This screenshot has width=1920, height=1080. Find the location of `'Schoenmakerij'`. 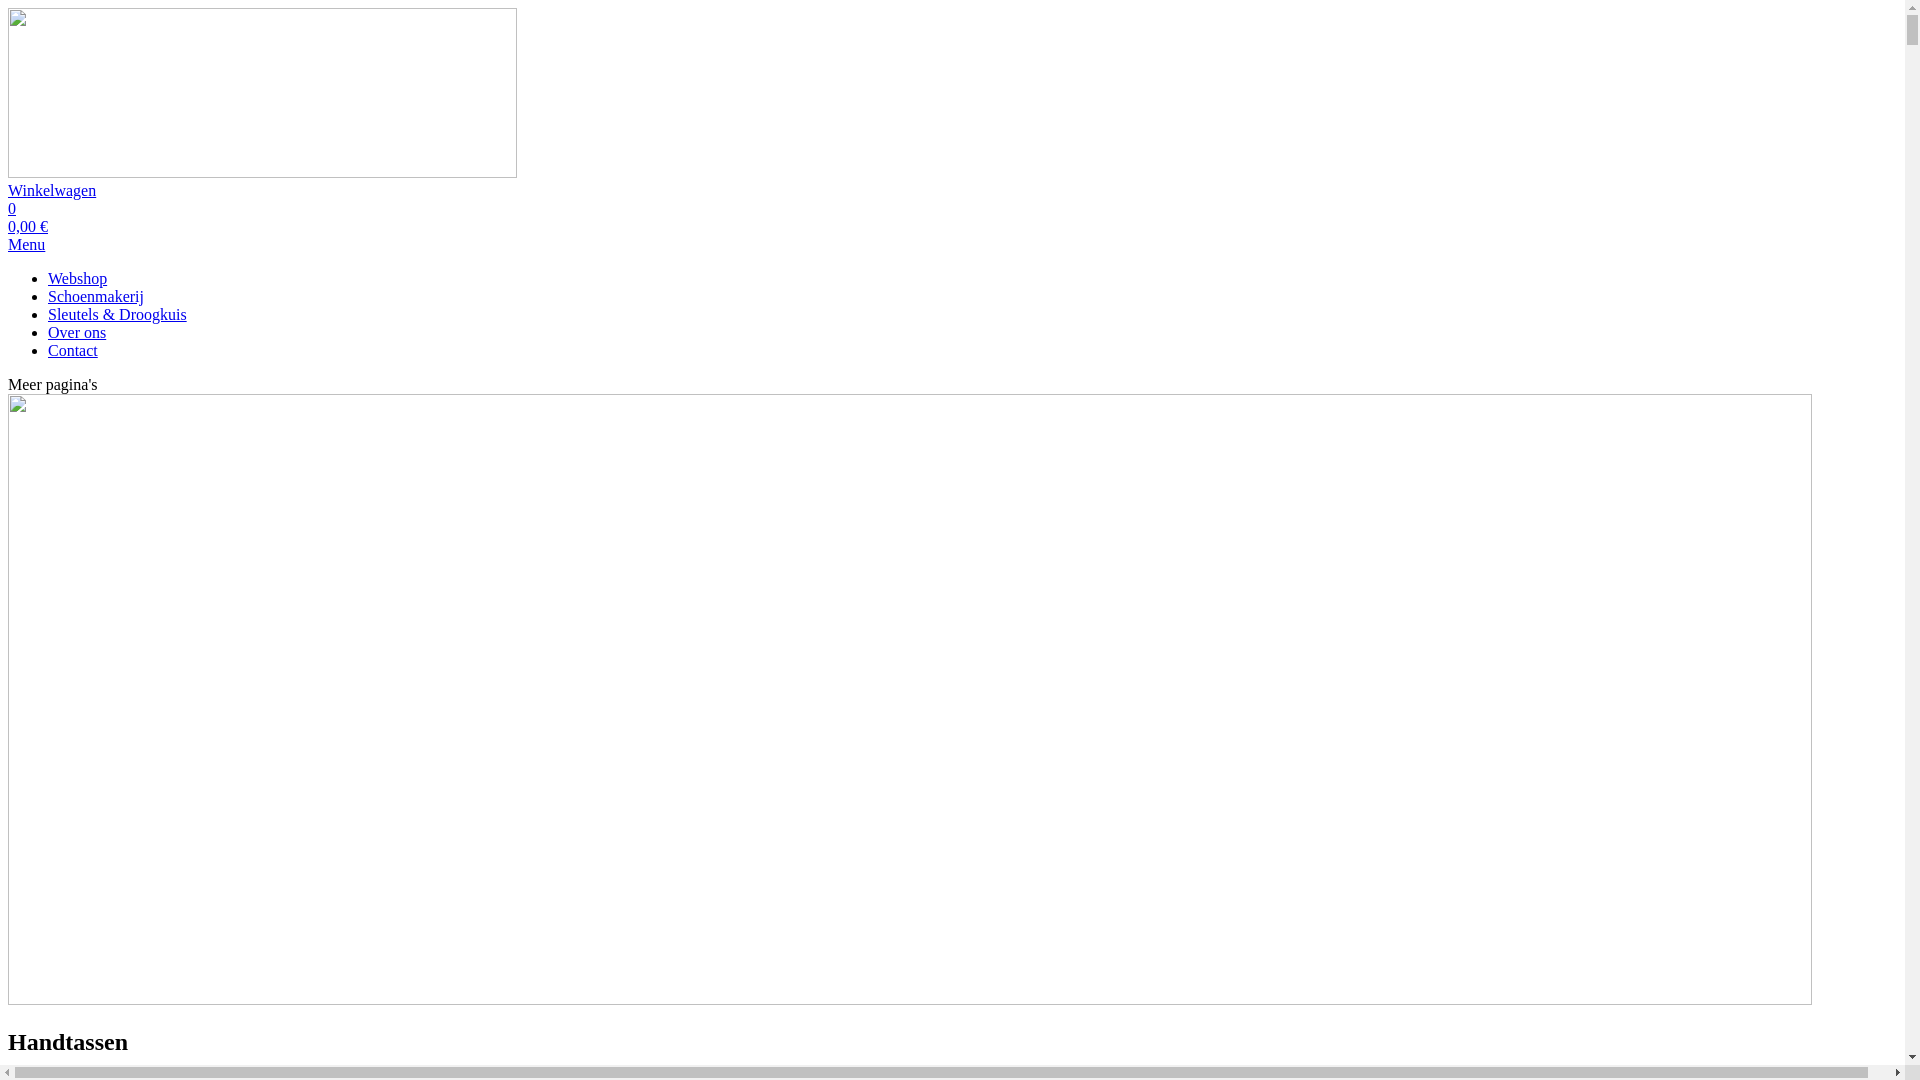

'Schoenmakerij' is located at coordinates (95, 296).